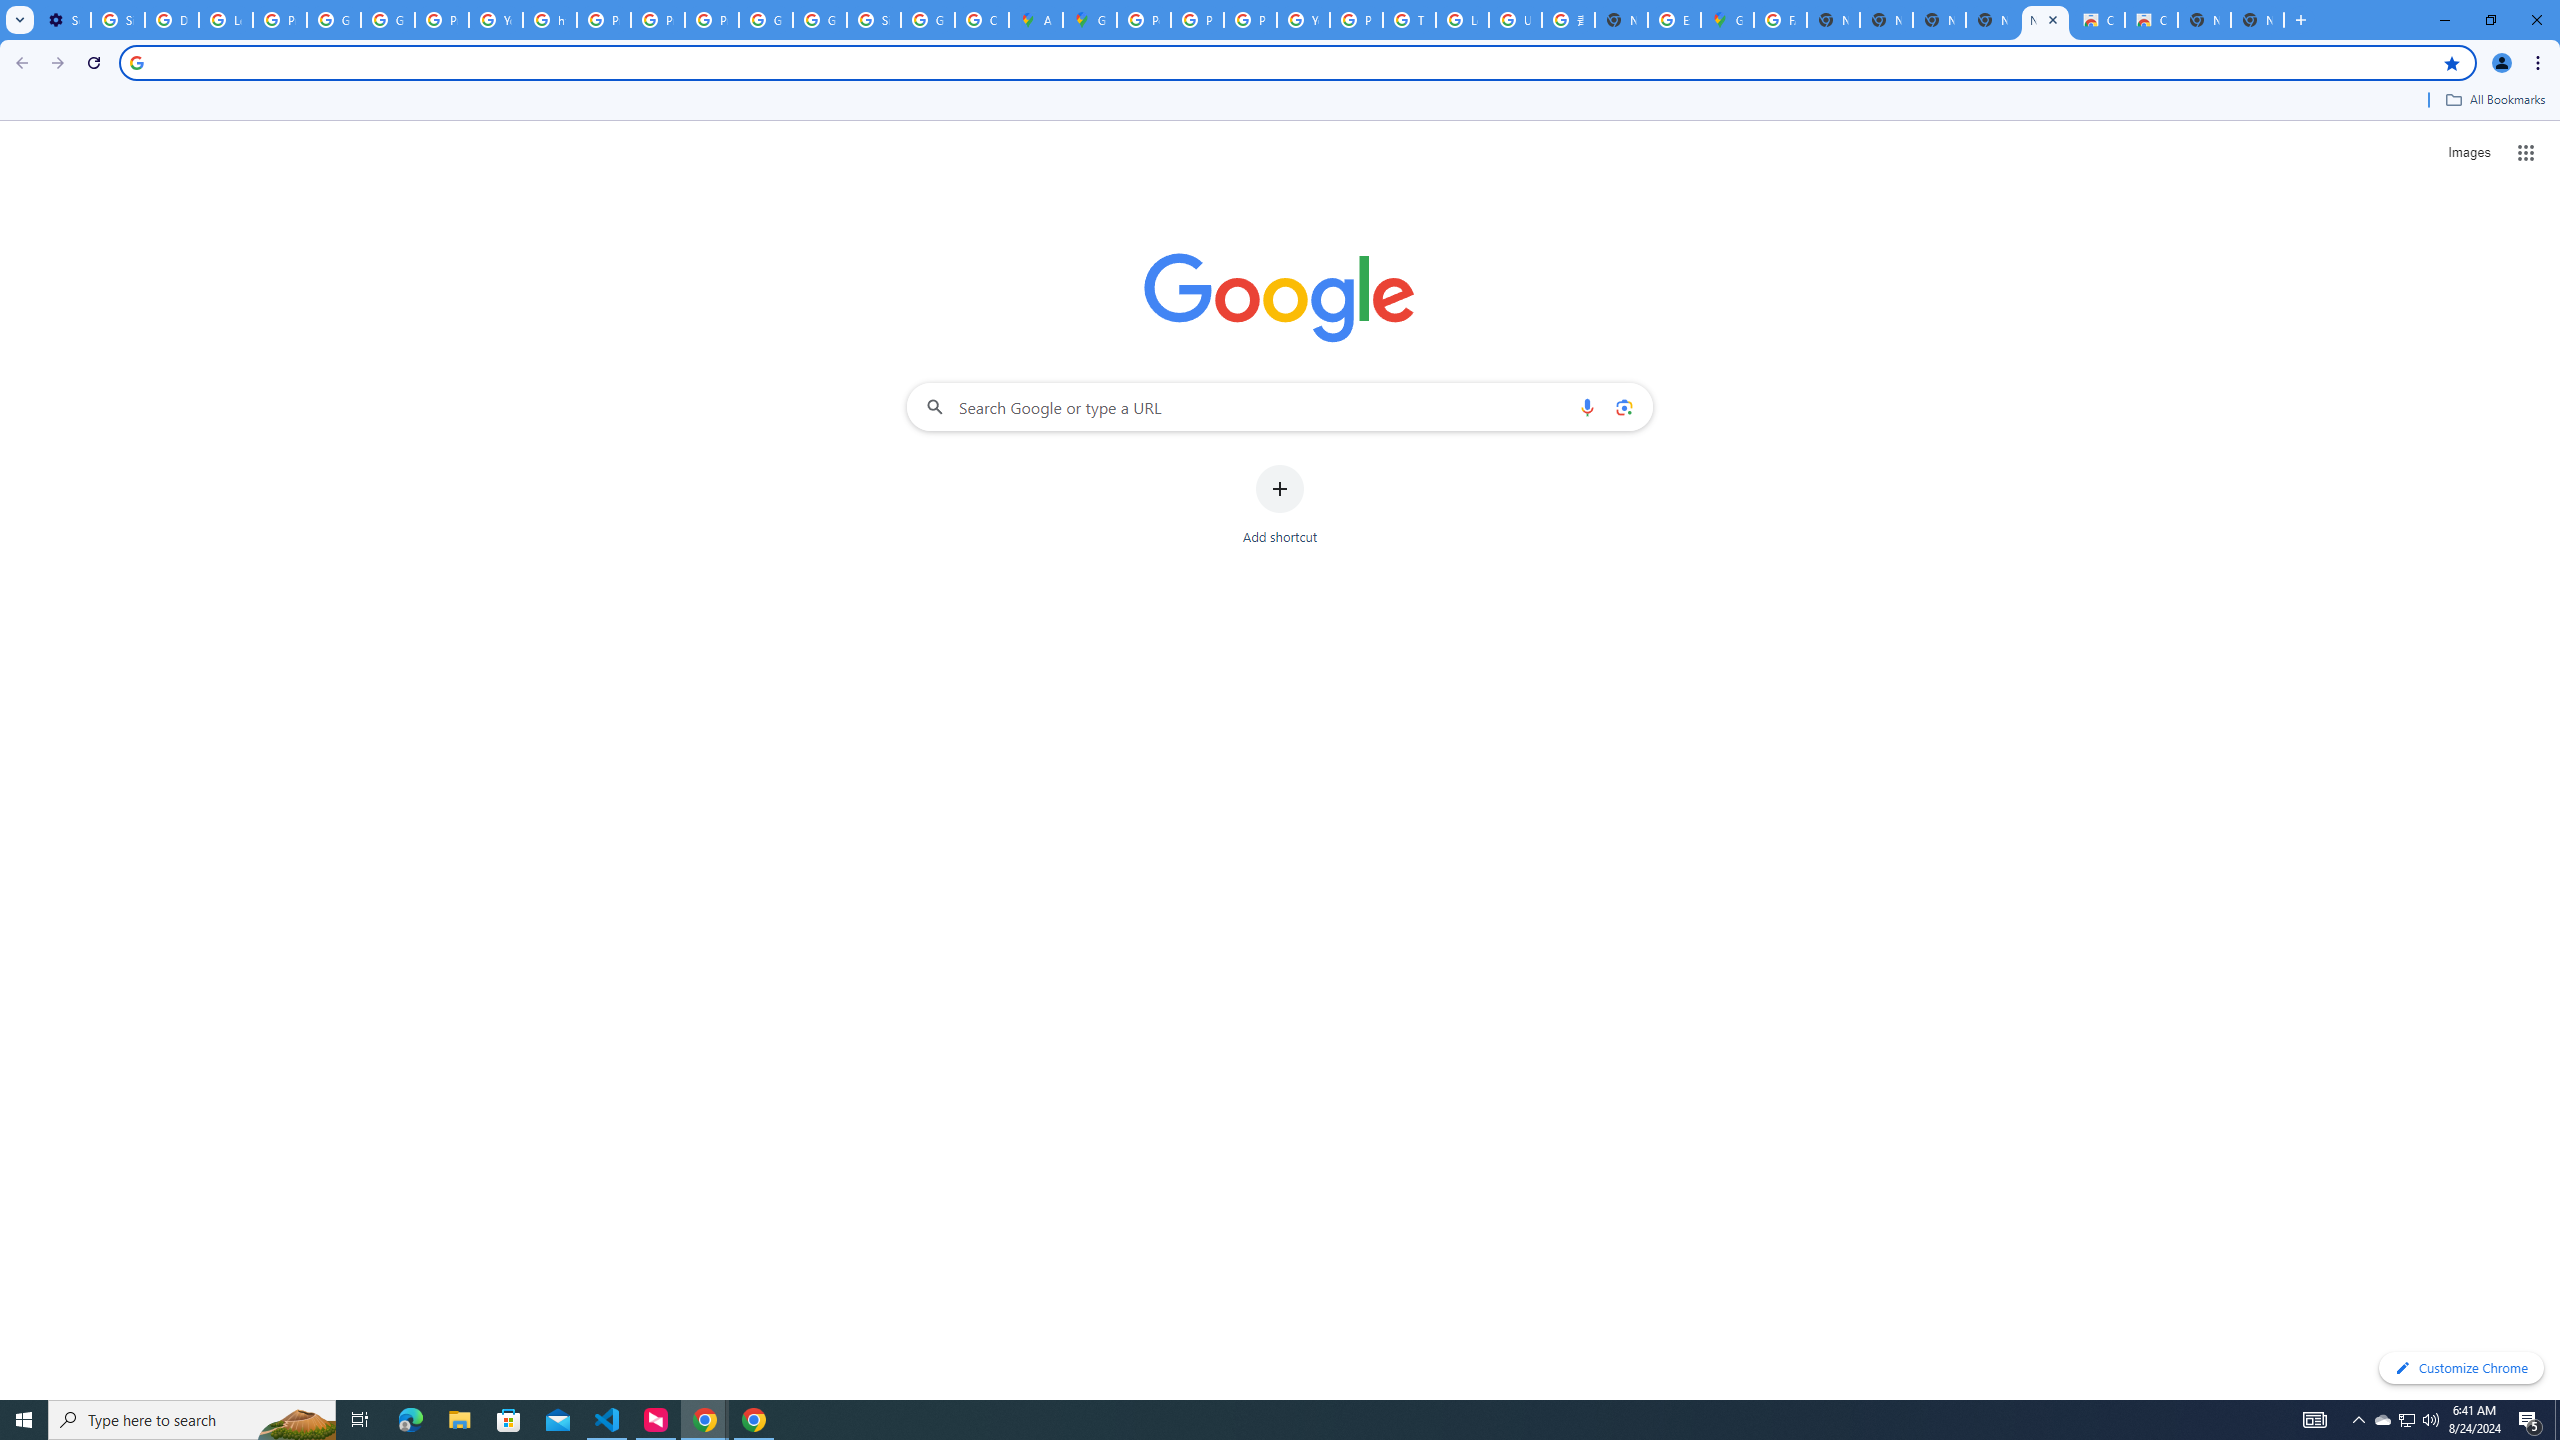  Describe the element at coordinates (64, 19) in the screenshot. I see `'Settings - On startup'` at that location.